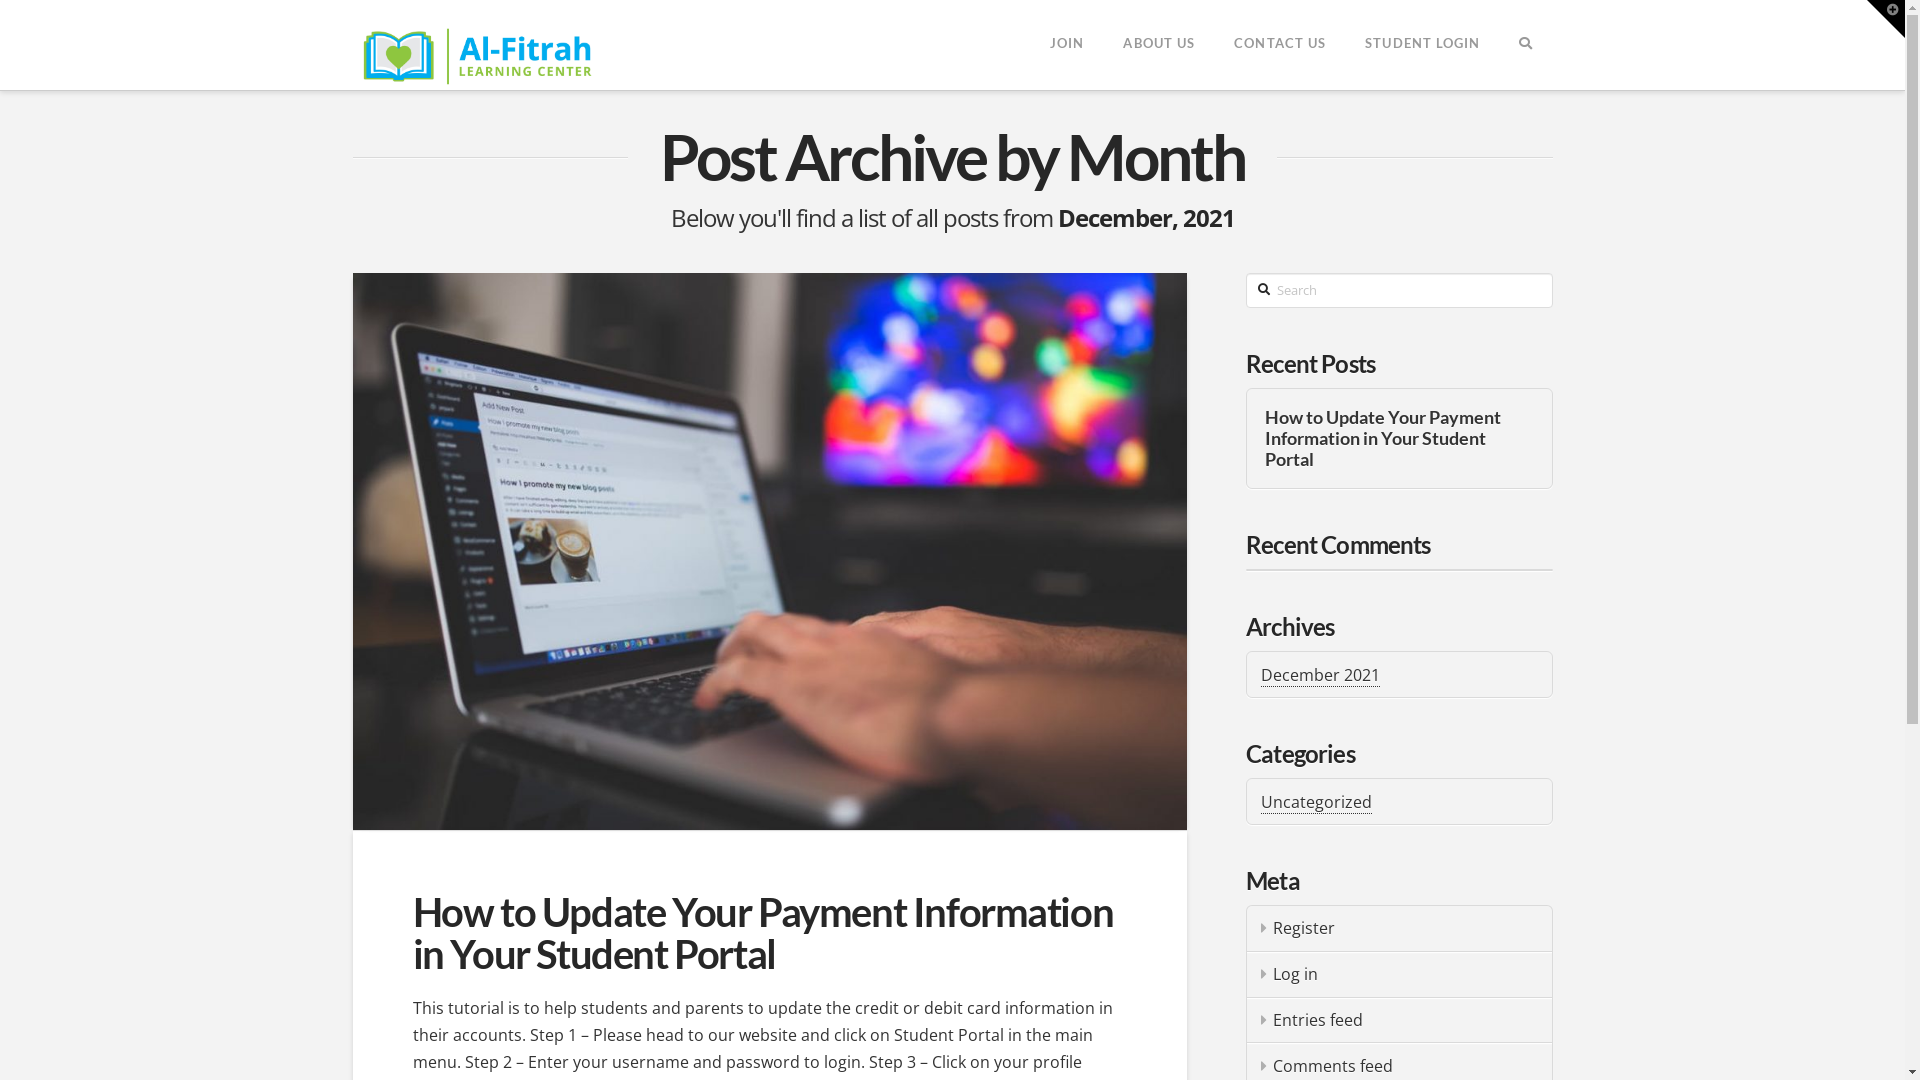 The image size is (1920, 1080). I want to click on 'December 2021', so click(1260, 675).